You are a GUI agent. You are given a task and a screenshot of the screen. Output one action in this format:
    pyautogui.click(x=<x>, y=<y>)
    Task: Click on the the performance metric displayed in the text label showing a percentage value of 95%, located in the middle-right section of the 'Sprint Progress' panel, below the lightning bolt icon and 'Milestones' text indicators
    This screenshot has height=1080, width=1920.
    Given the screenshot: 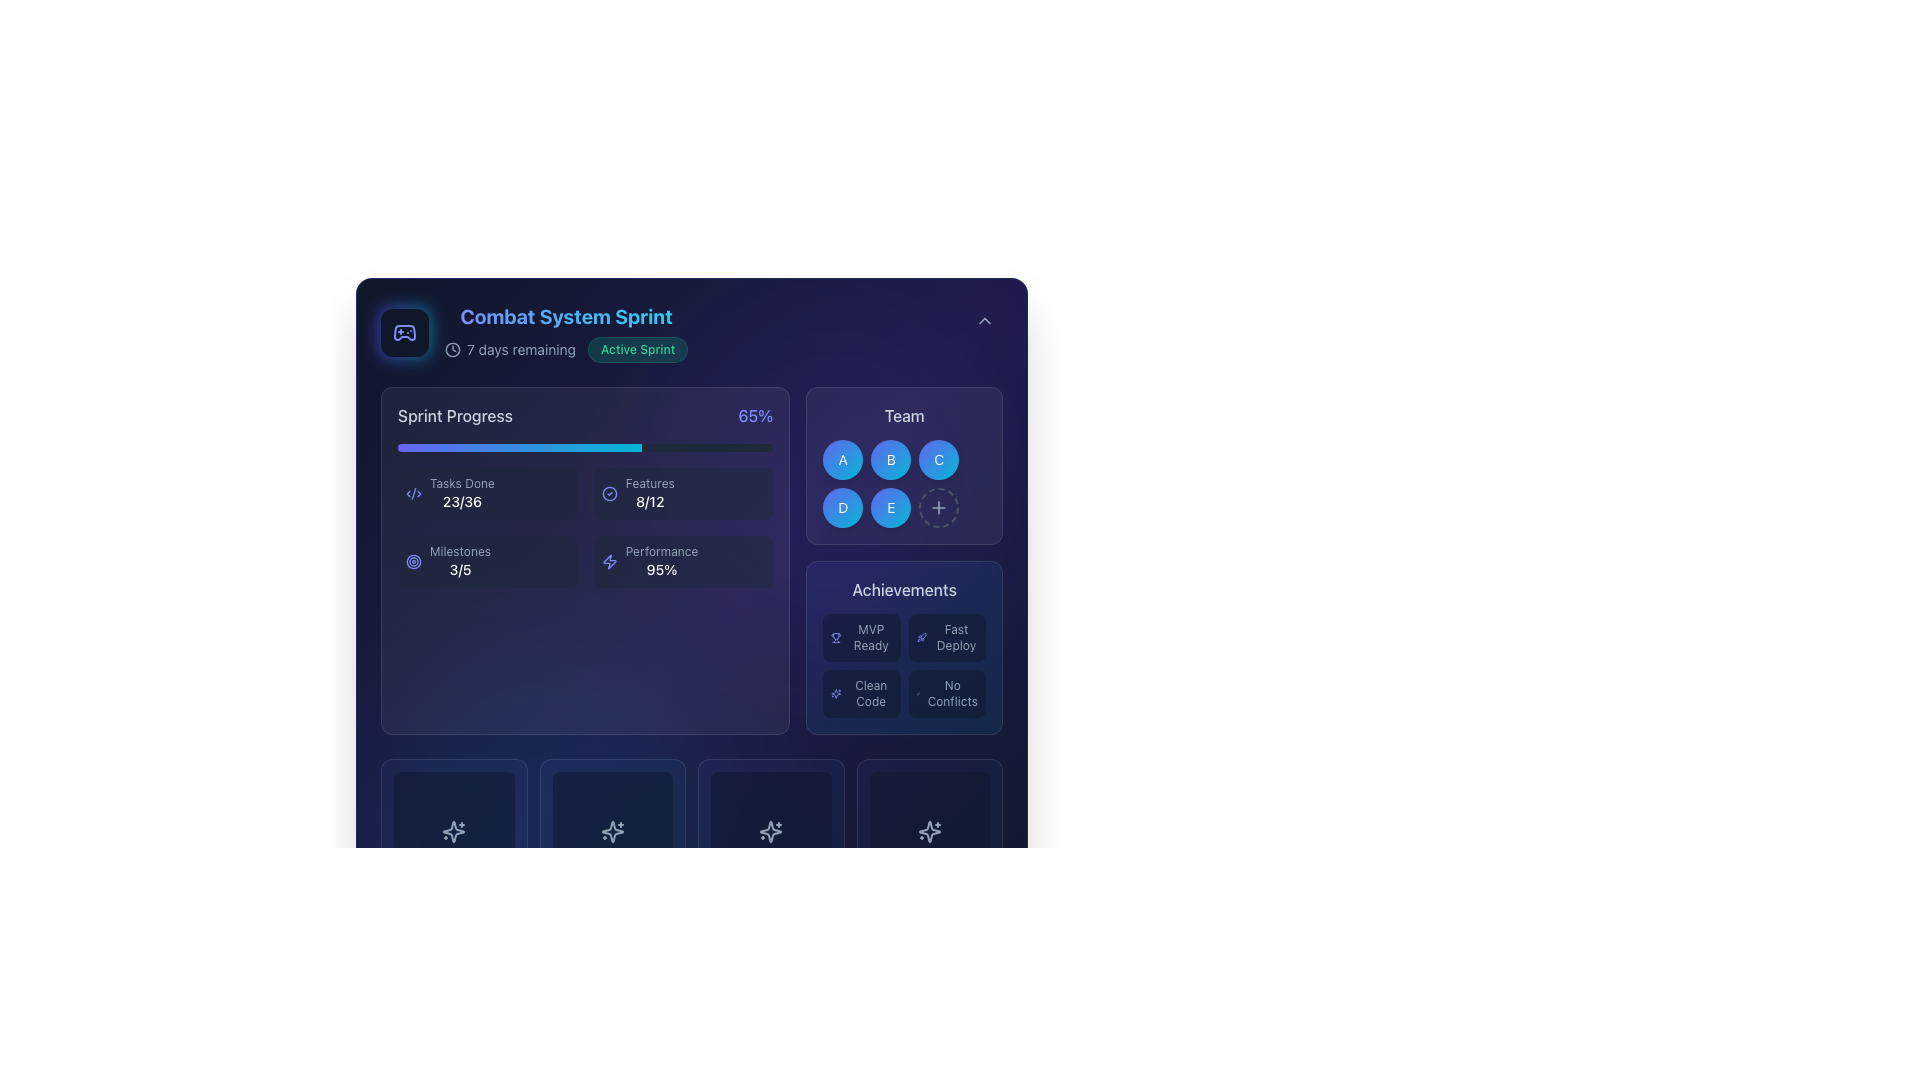 What is the action you would take?
    pyautogui.click(x=662, y=562)
    